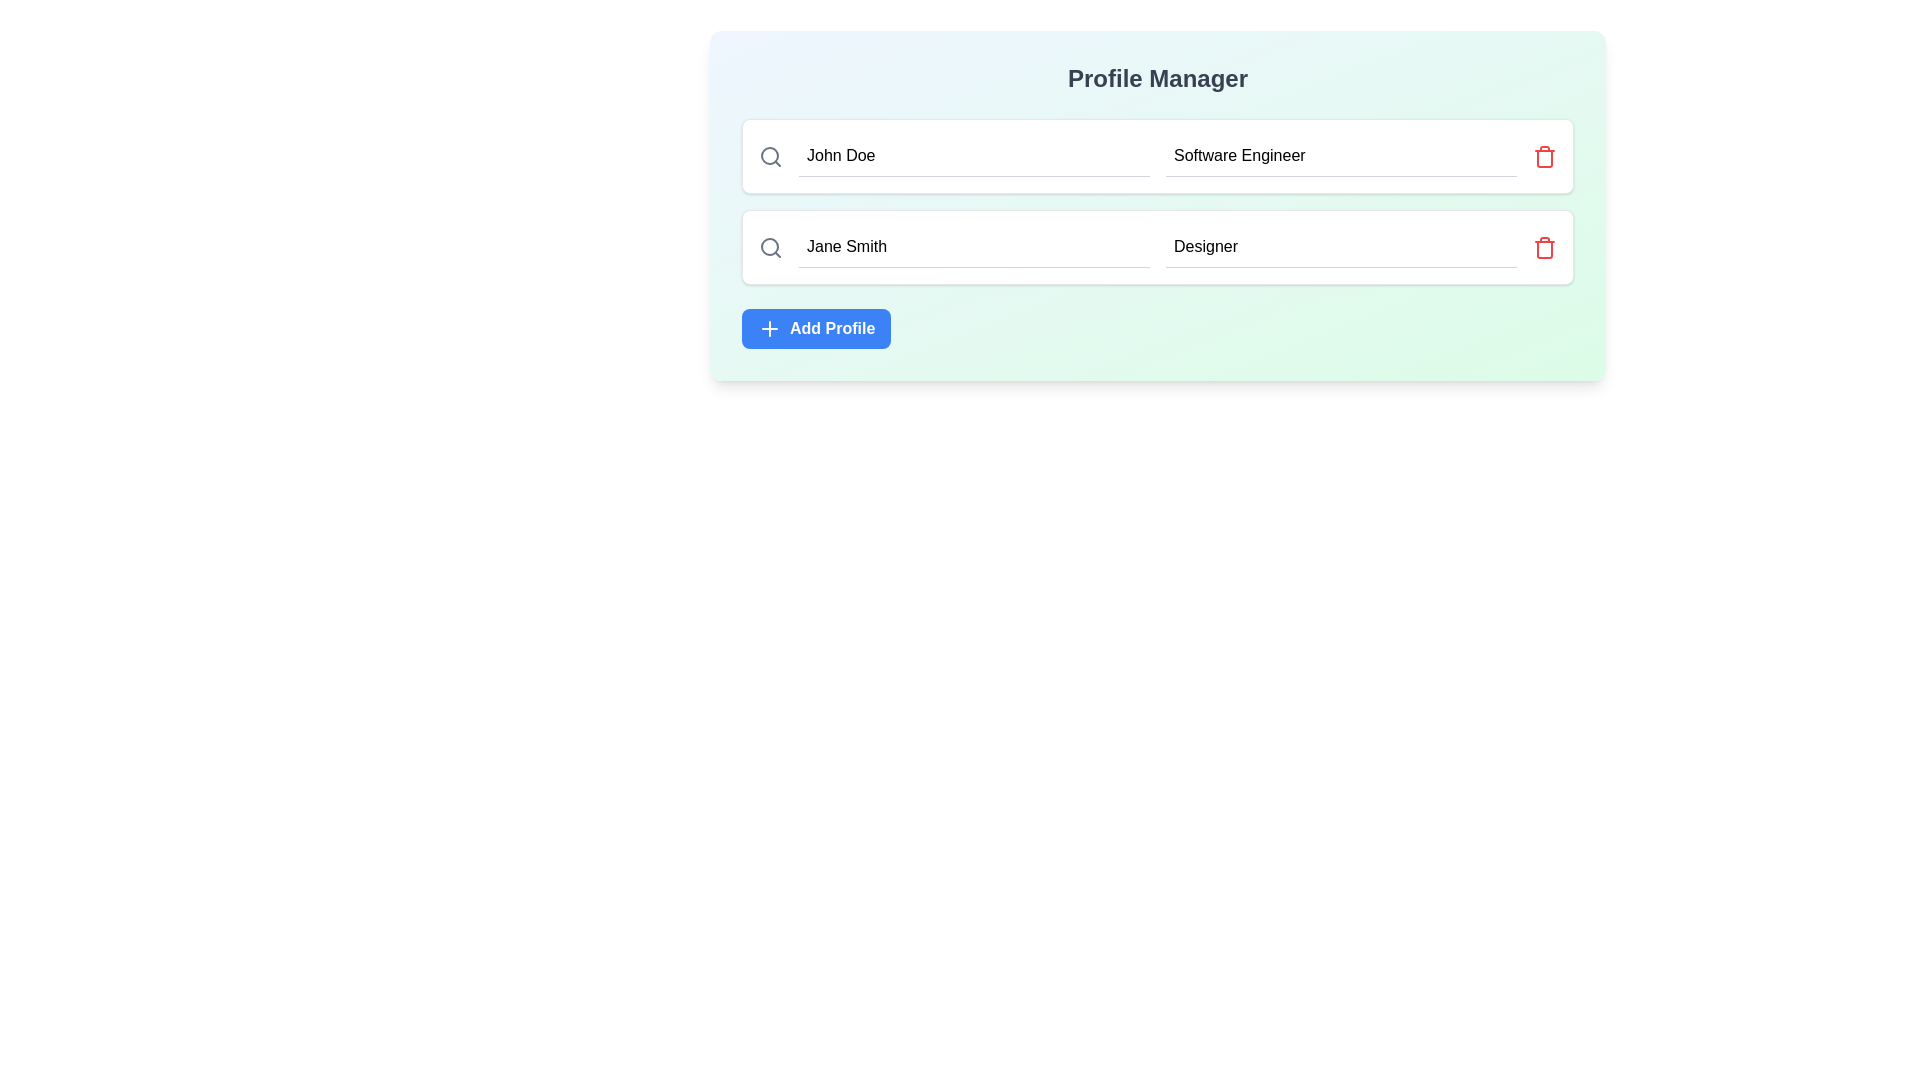 This screenshot has width=1920, height=1080. I want to click on the red trash icon button located at the far right of the profile editor row, so click(1544, 246).